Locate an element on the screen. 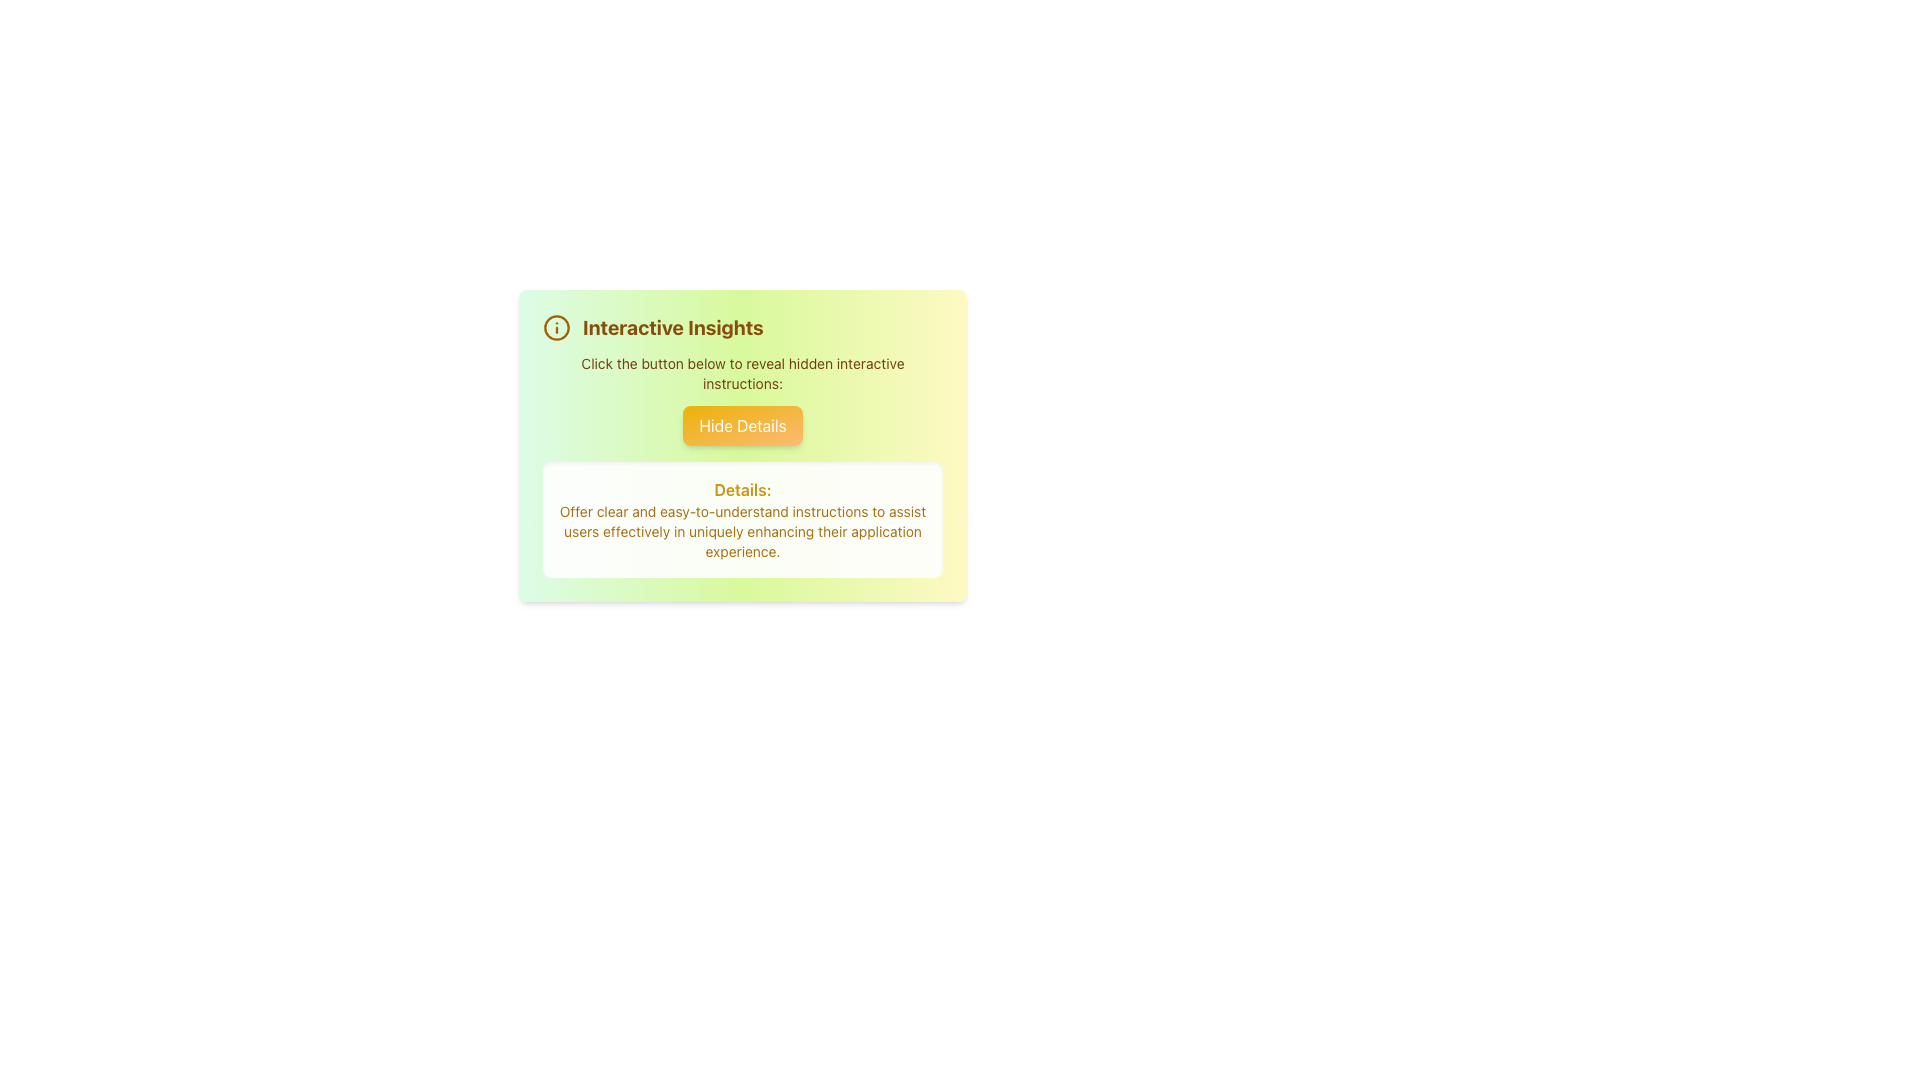  the informational icon located to the left of the bold text titled 'Interactive Insights', which indicates the presence of additional contextual details is located at coordinates (556, 326).